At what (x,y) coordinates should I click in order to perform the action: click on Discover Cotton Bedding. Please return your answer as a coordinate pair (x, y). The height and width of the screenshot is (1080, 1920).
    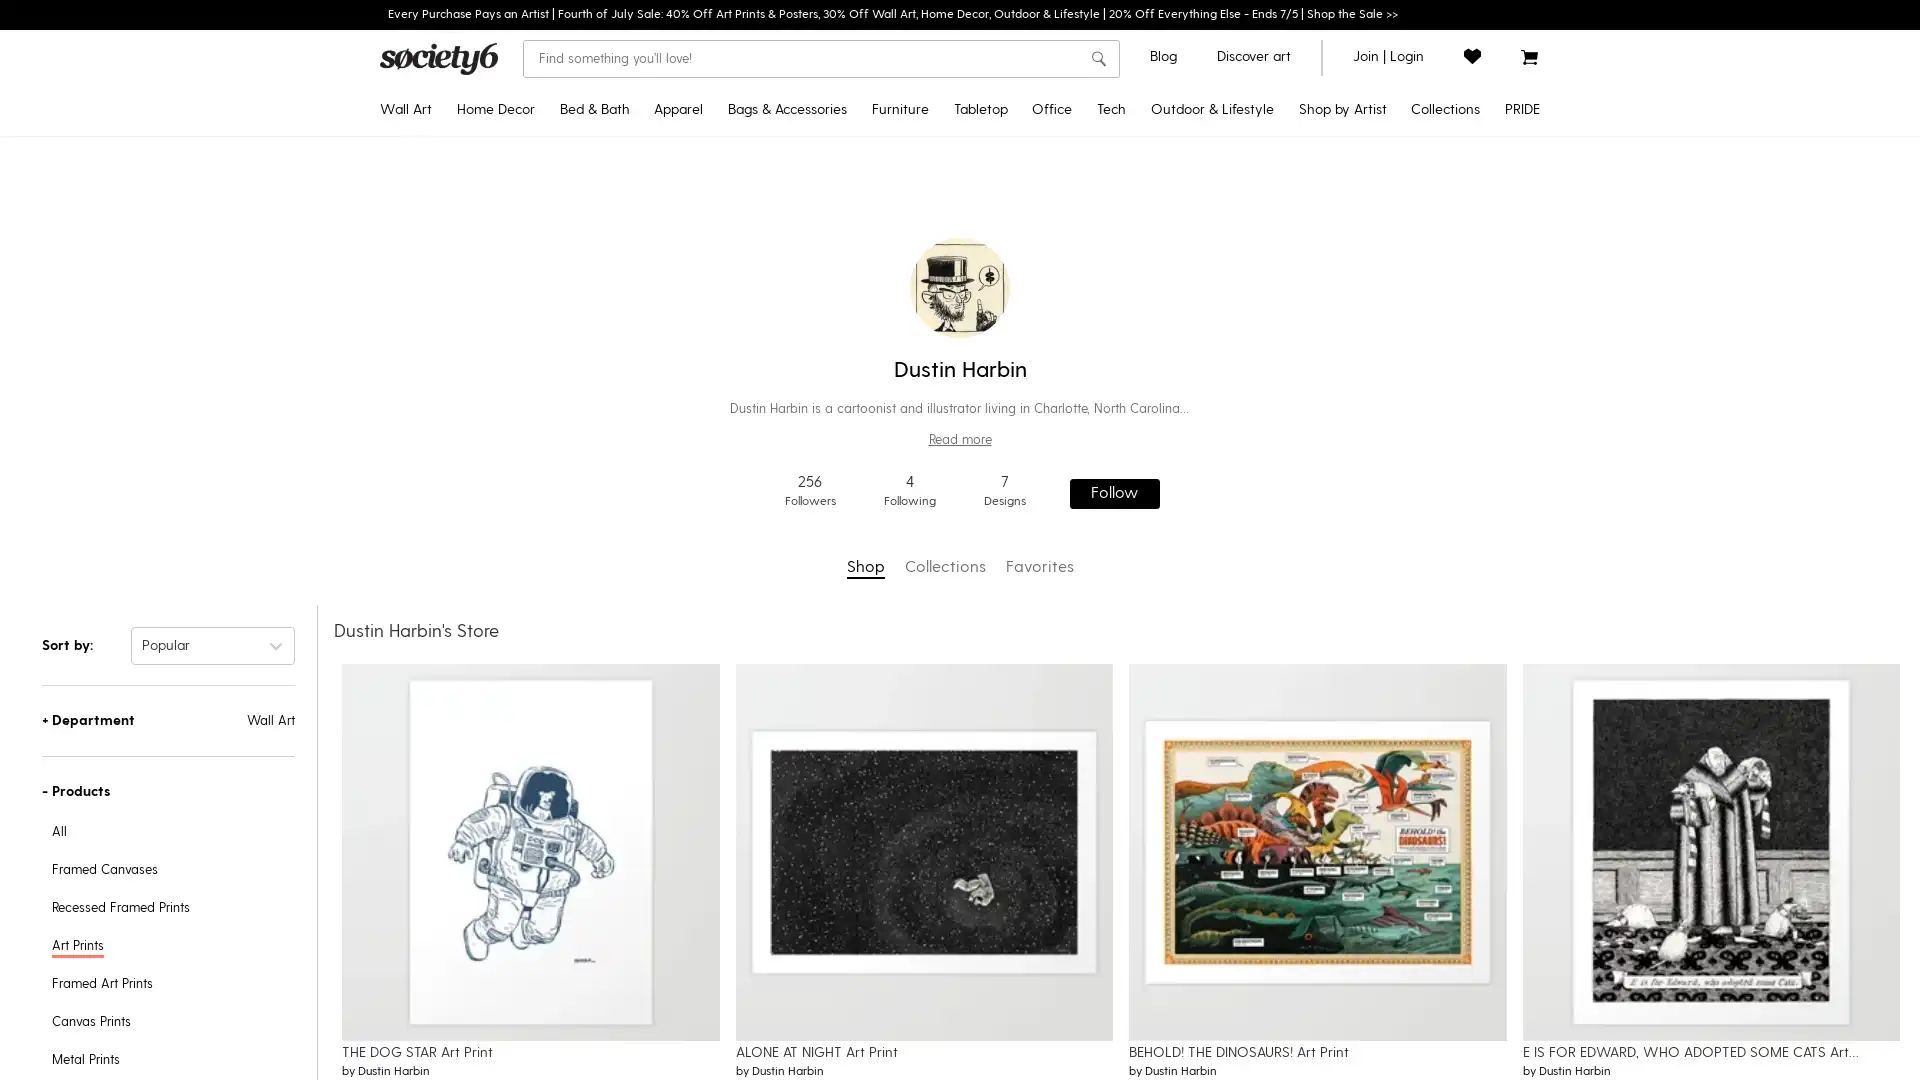
    Looking at the image, I should click on (1371, 515).